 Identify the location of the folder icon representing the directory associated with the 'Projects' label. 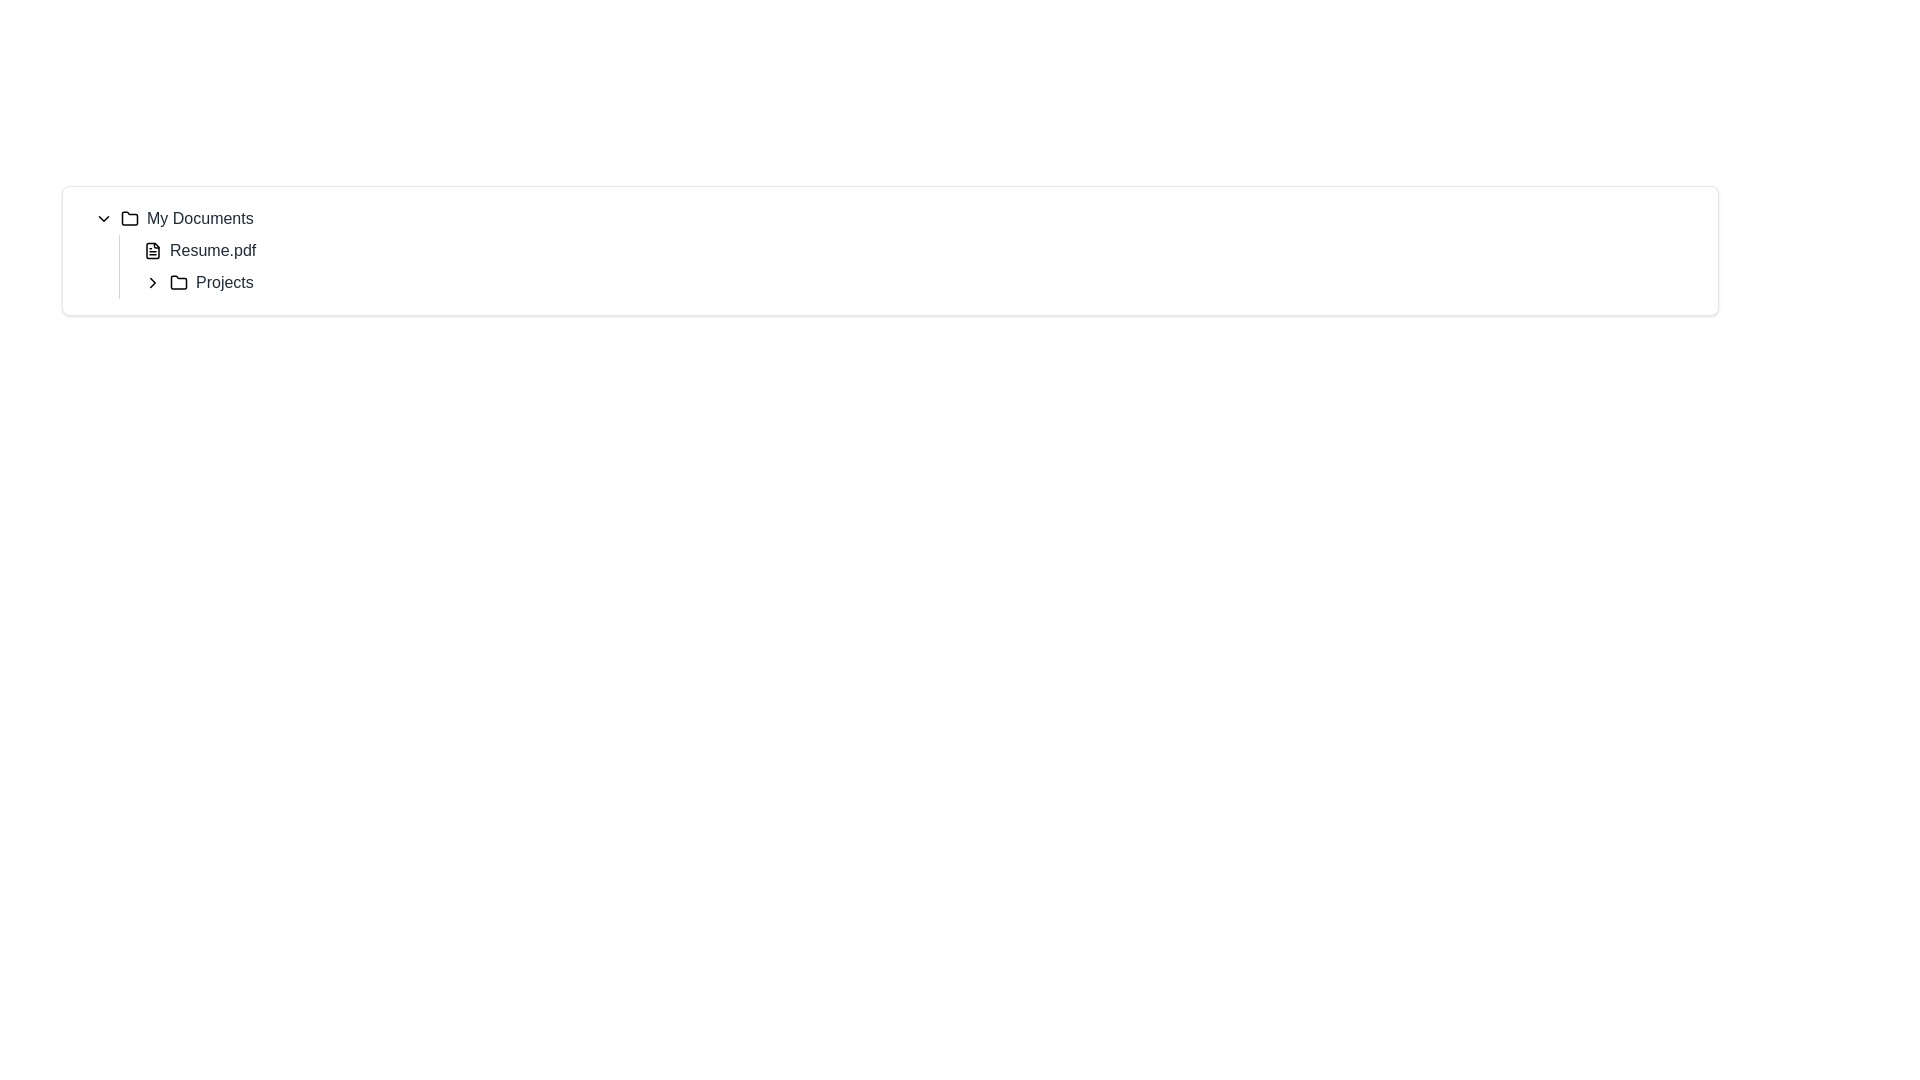
(178, 281).